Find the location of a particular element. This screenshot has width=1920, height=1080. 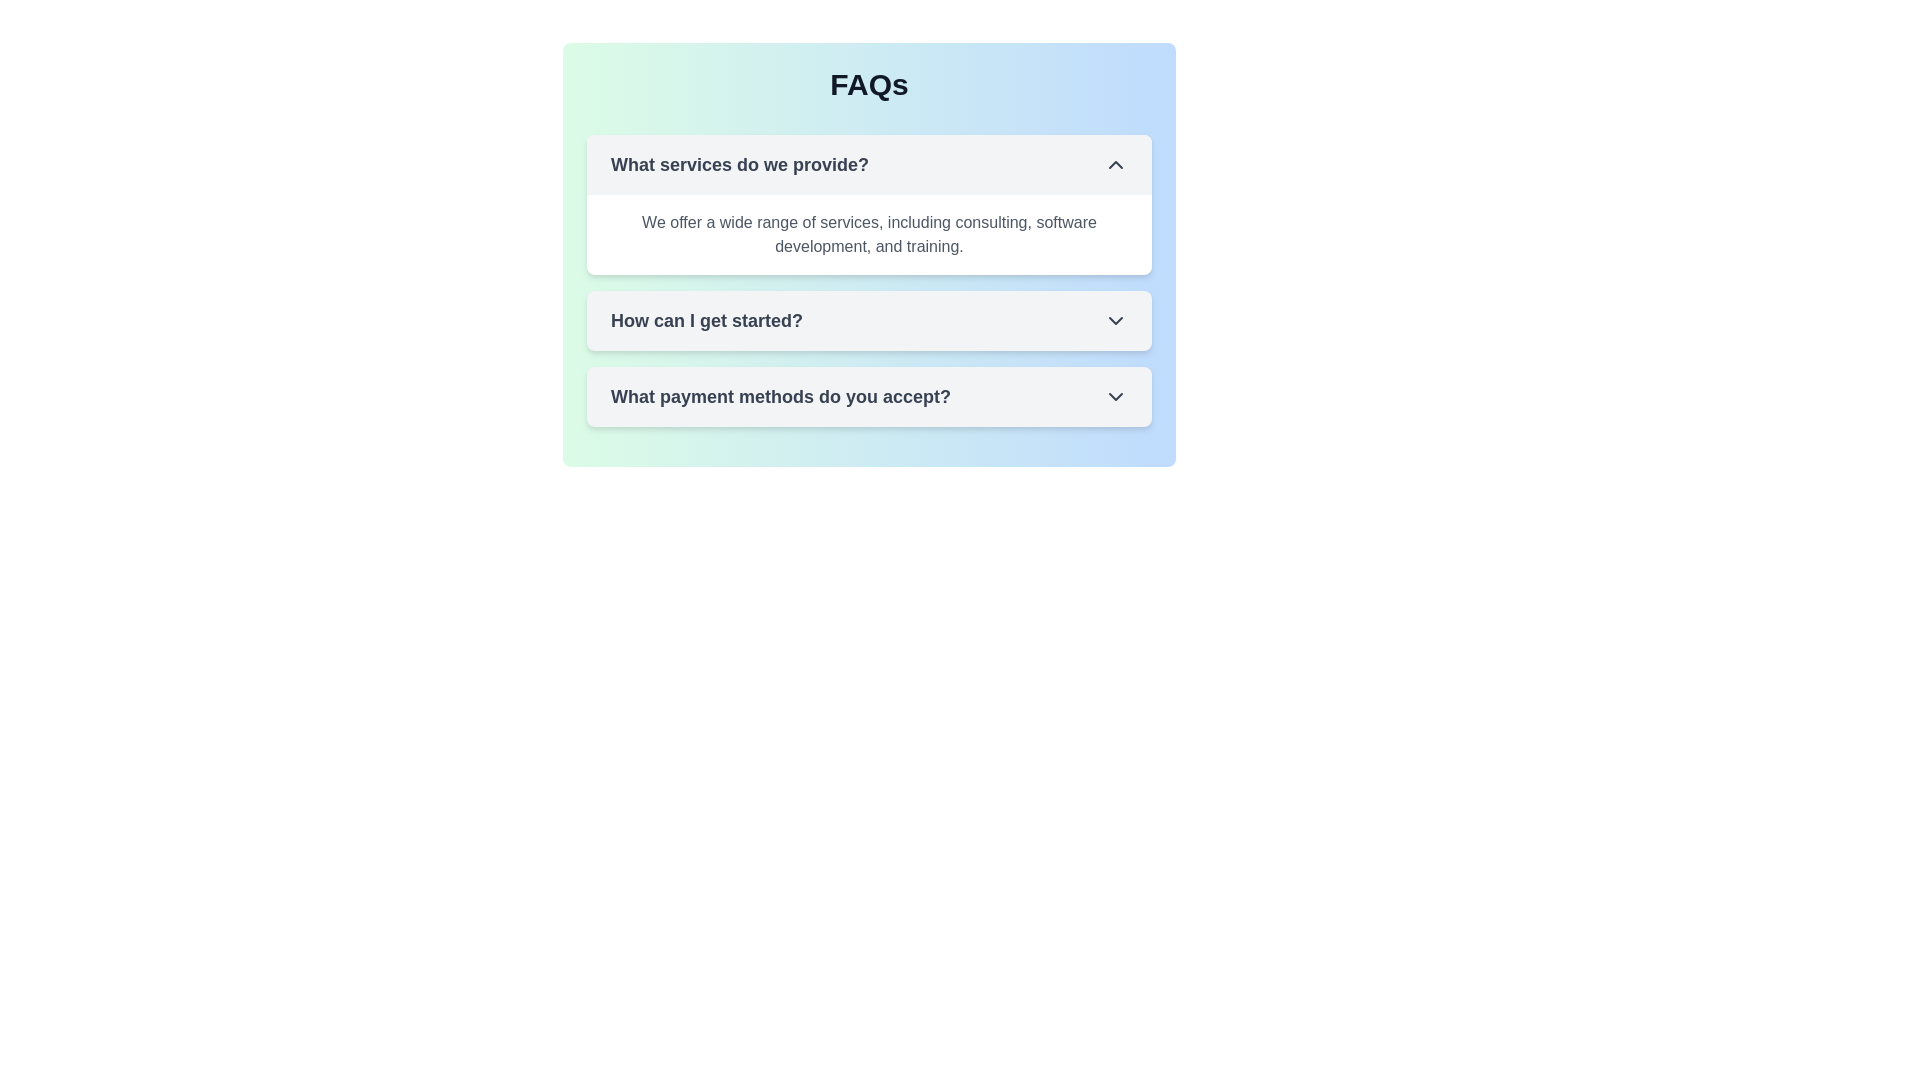

the small downward-pointing chevron icon near the right side of the 'How can I get started?' header in the FAQs section is located at coordinates (1115, 319).